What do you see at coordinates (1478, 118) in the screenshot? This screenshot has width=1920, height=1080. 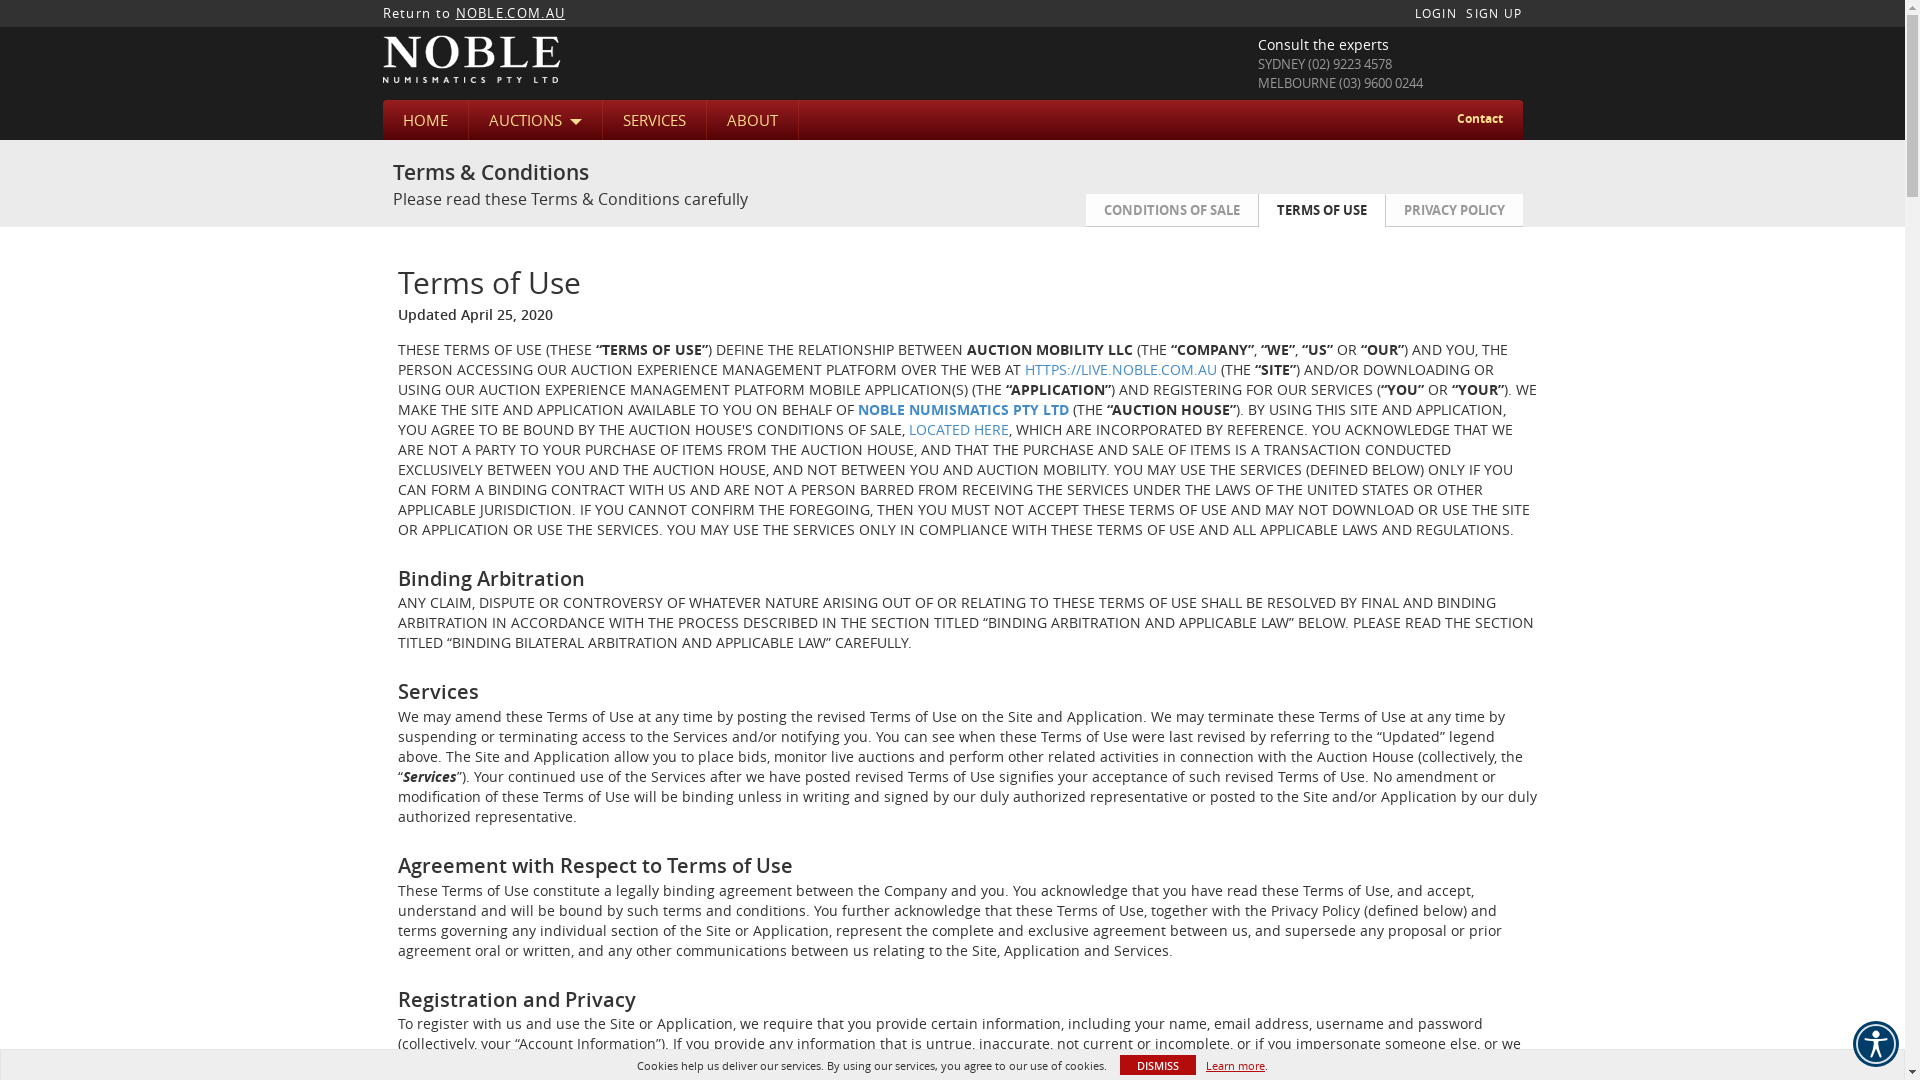 I see `'Contact'` at bounding box center [1478, 118].